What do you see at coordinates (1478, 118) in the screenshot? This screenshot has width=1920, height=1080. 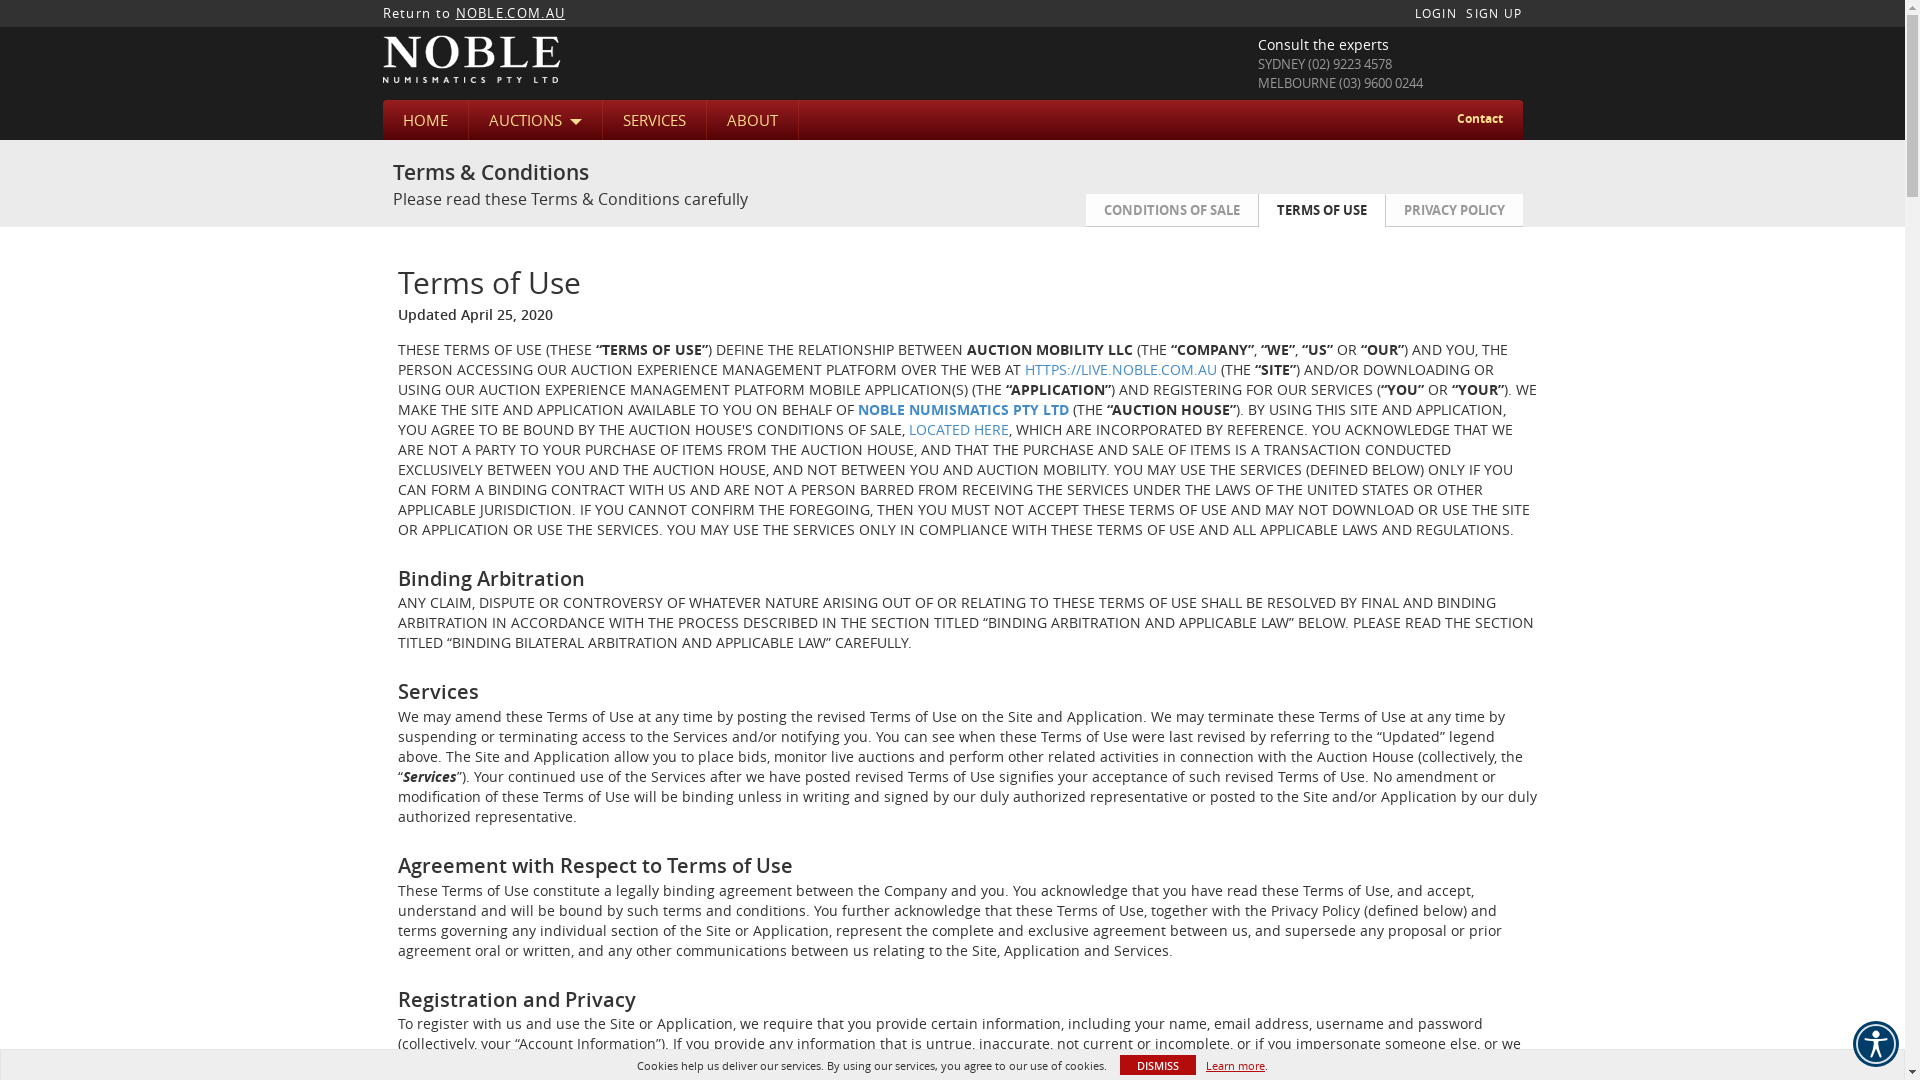 I see `'Contact'` at bounding box center [1478, 118].